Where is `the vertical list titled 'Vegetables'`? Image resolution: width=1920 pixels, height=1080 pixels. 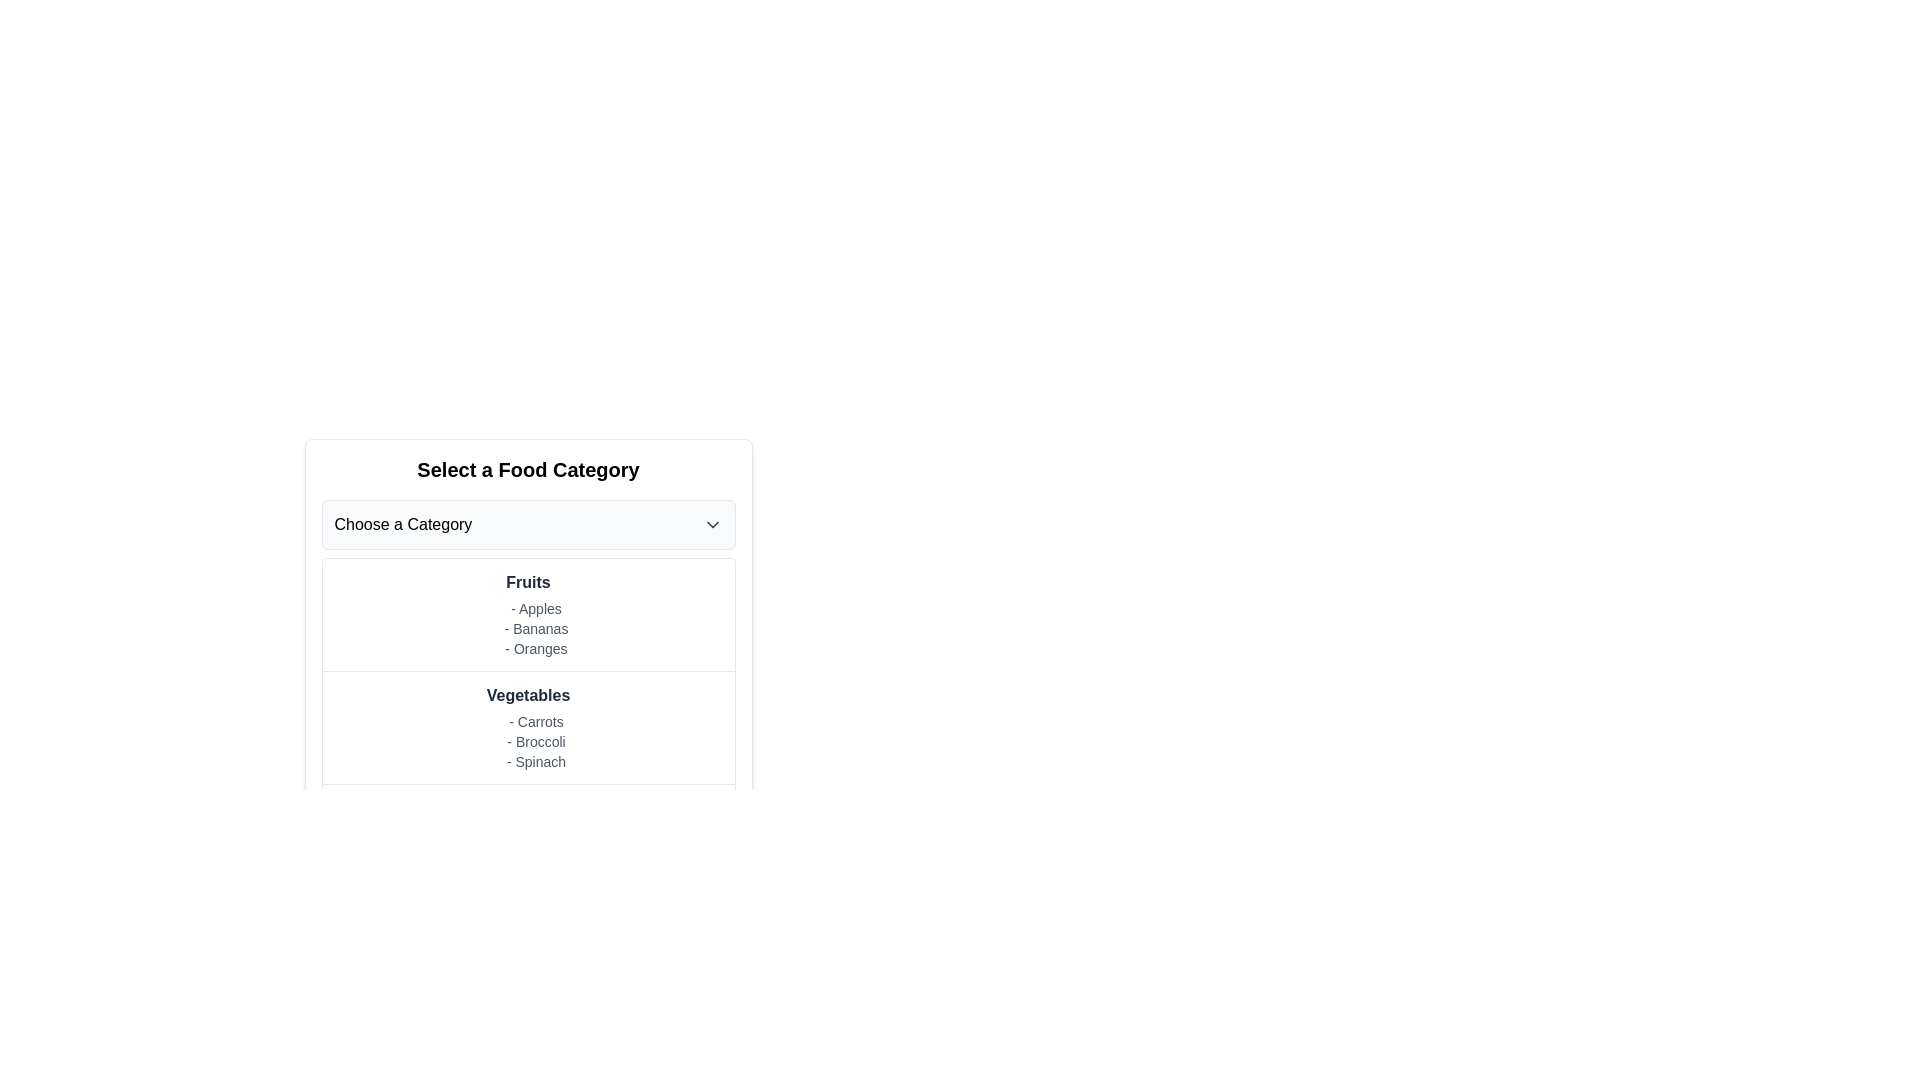 the vertical list titled 'Vegetables' is located at coordinates (528, 727).